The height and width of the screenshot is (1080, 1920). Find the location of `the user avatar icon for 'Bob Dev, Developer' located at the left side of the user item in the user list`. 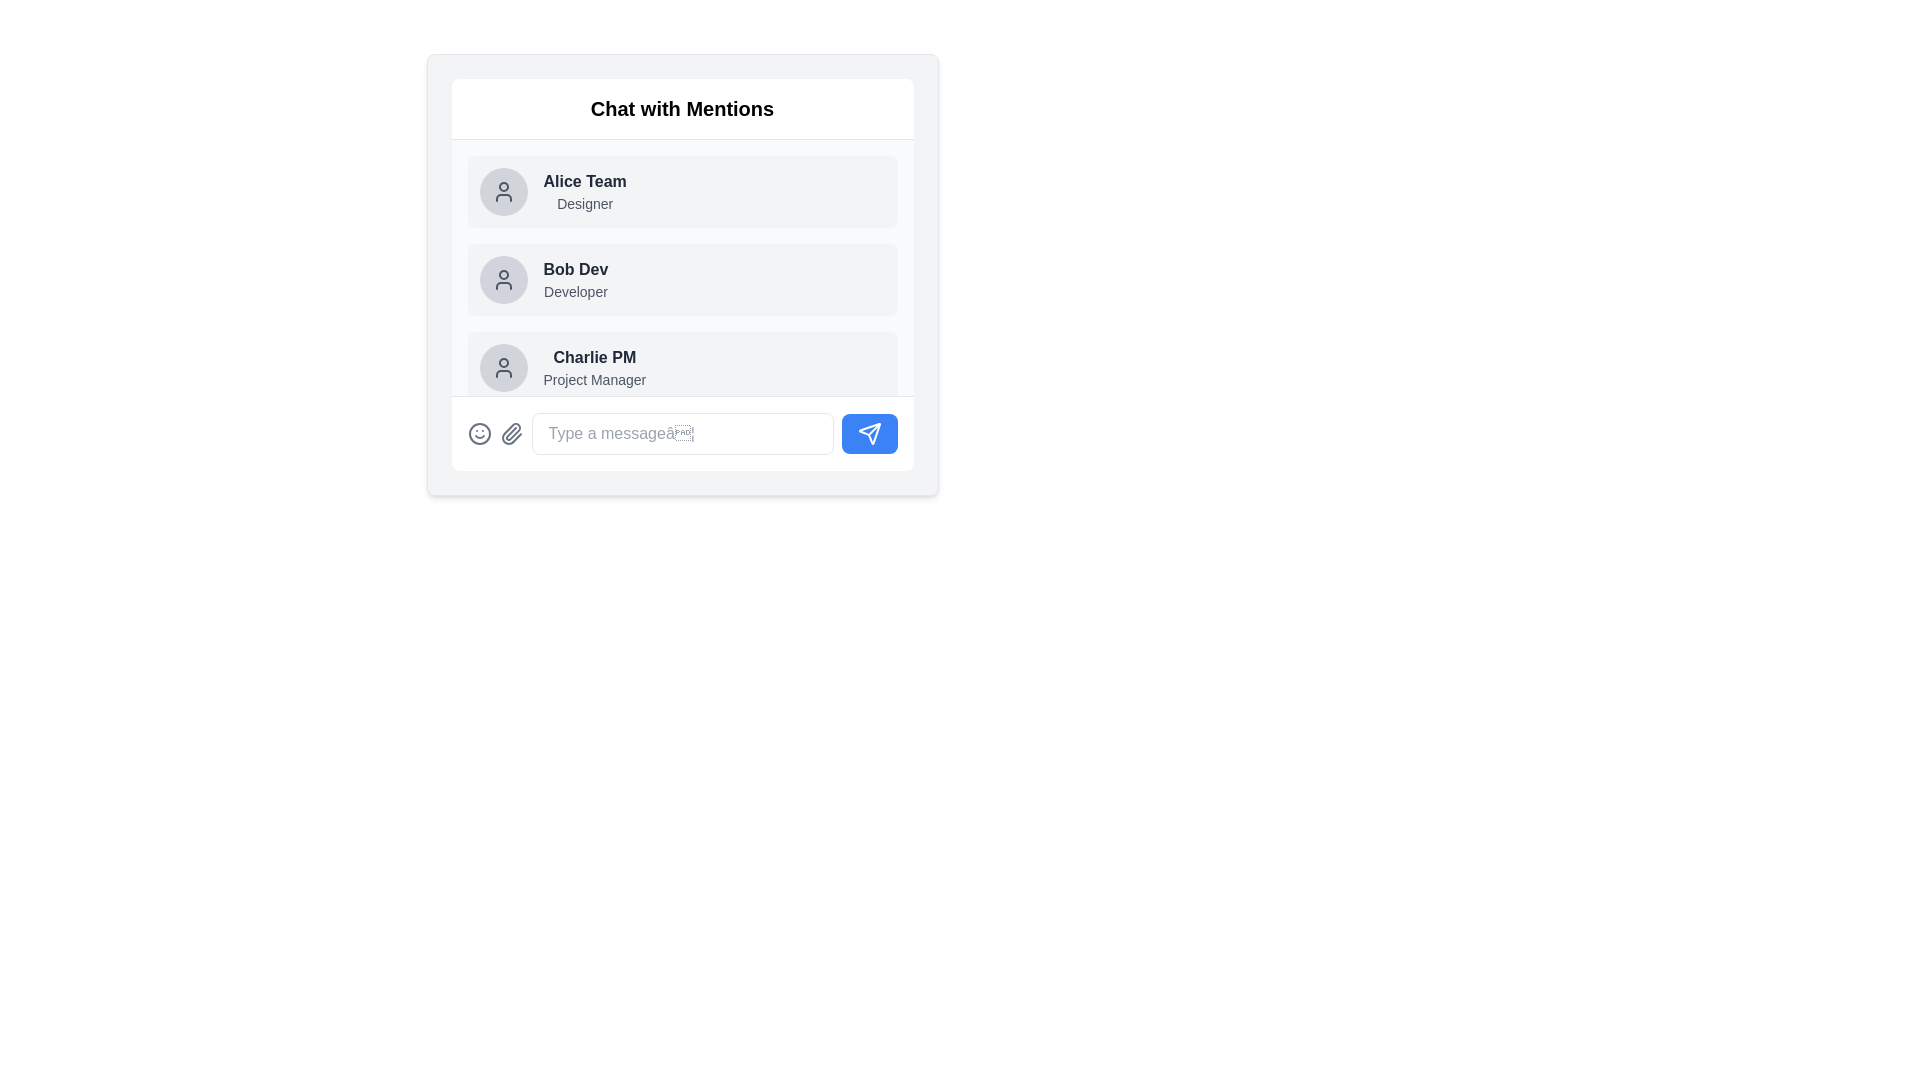

the user avatar icon for 'Bob Dev, Developer' located at the left side of the user item in the user list is located at coordinates (503, 280).